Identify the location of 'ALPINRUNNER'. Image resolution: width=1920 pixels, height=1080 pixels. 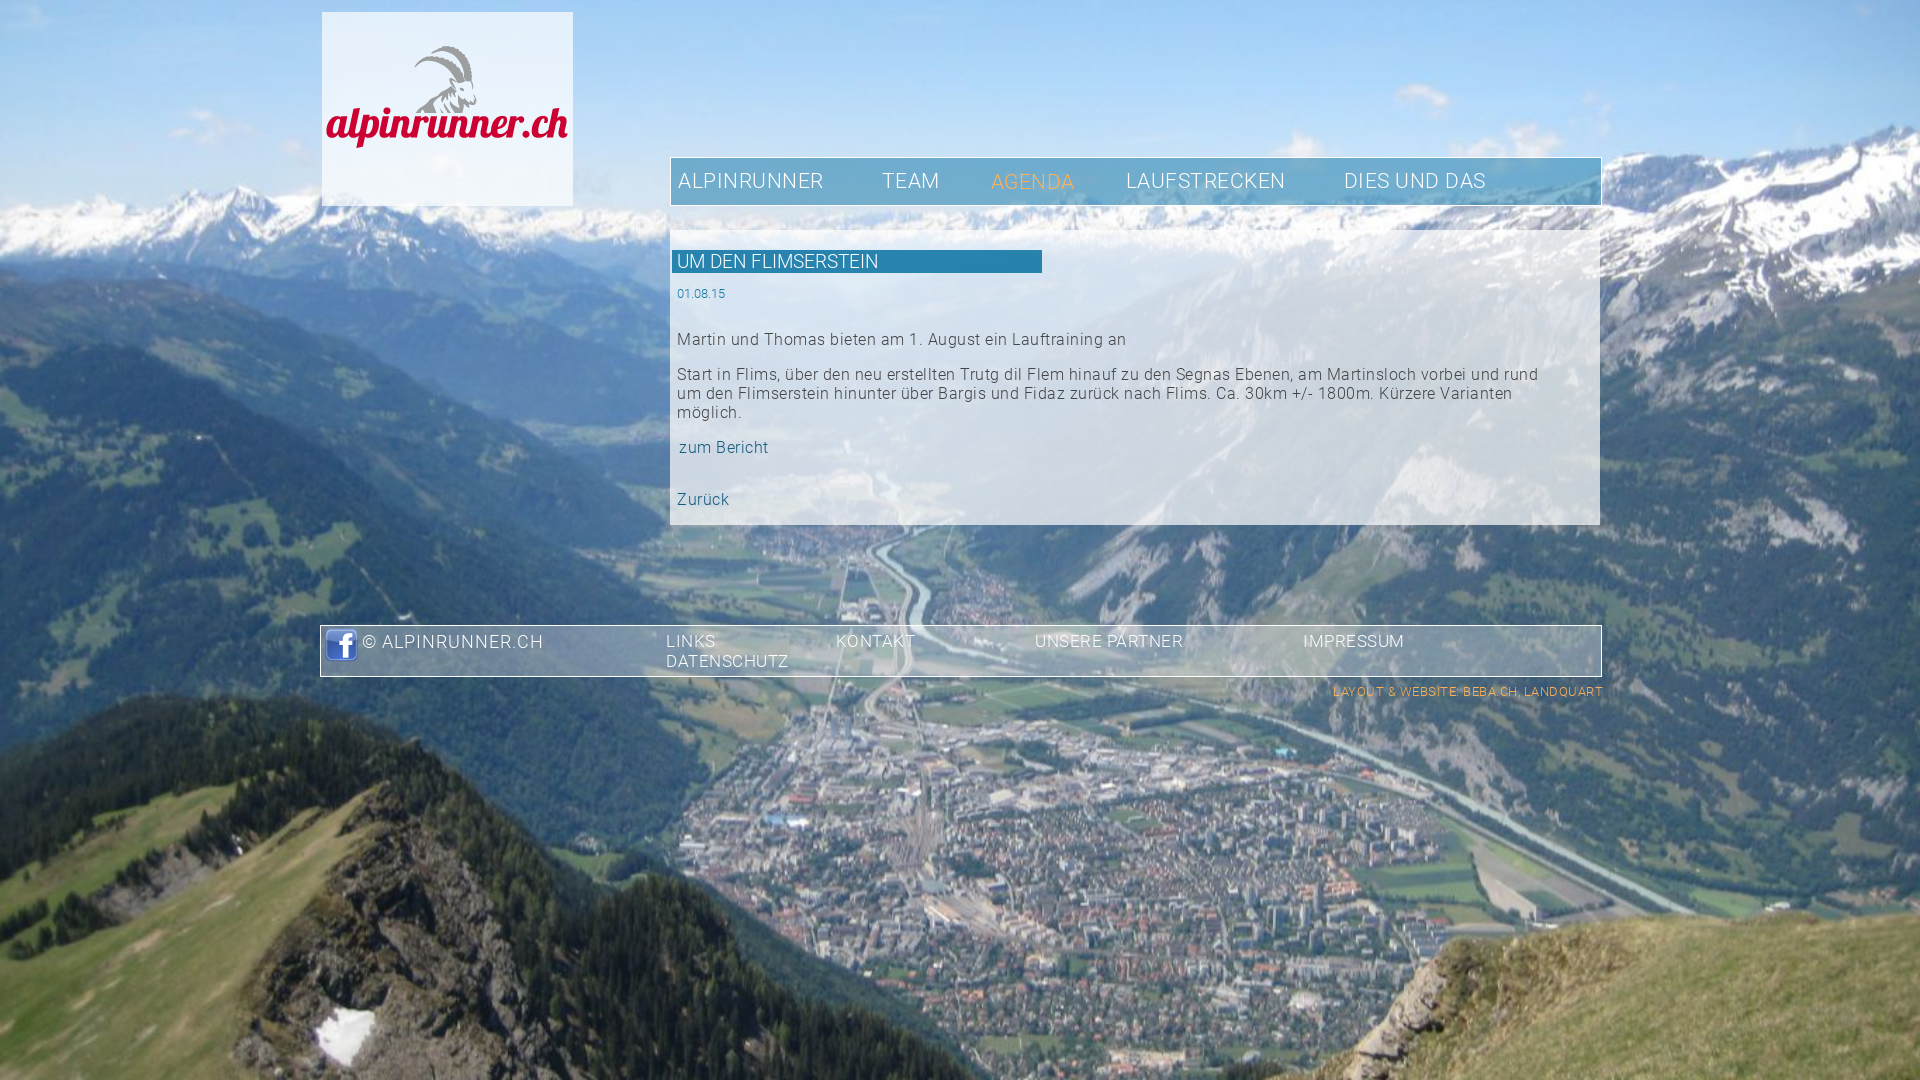
(749, 180).